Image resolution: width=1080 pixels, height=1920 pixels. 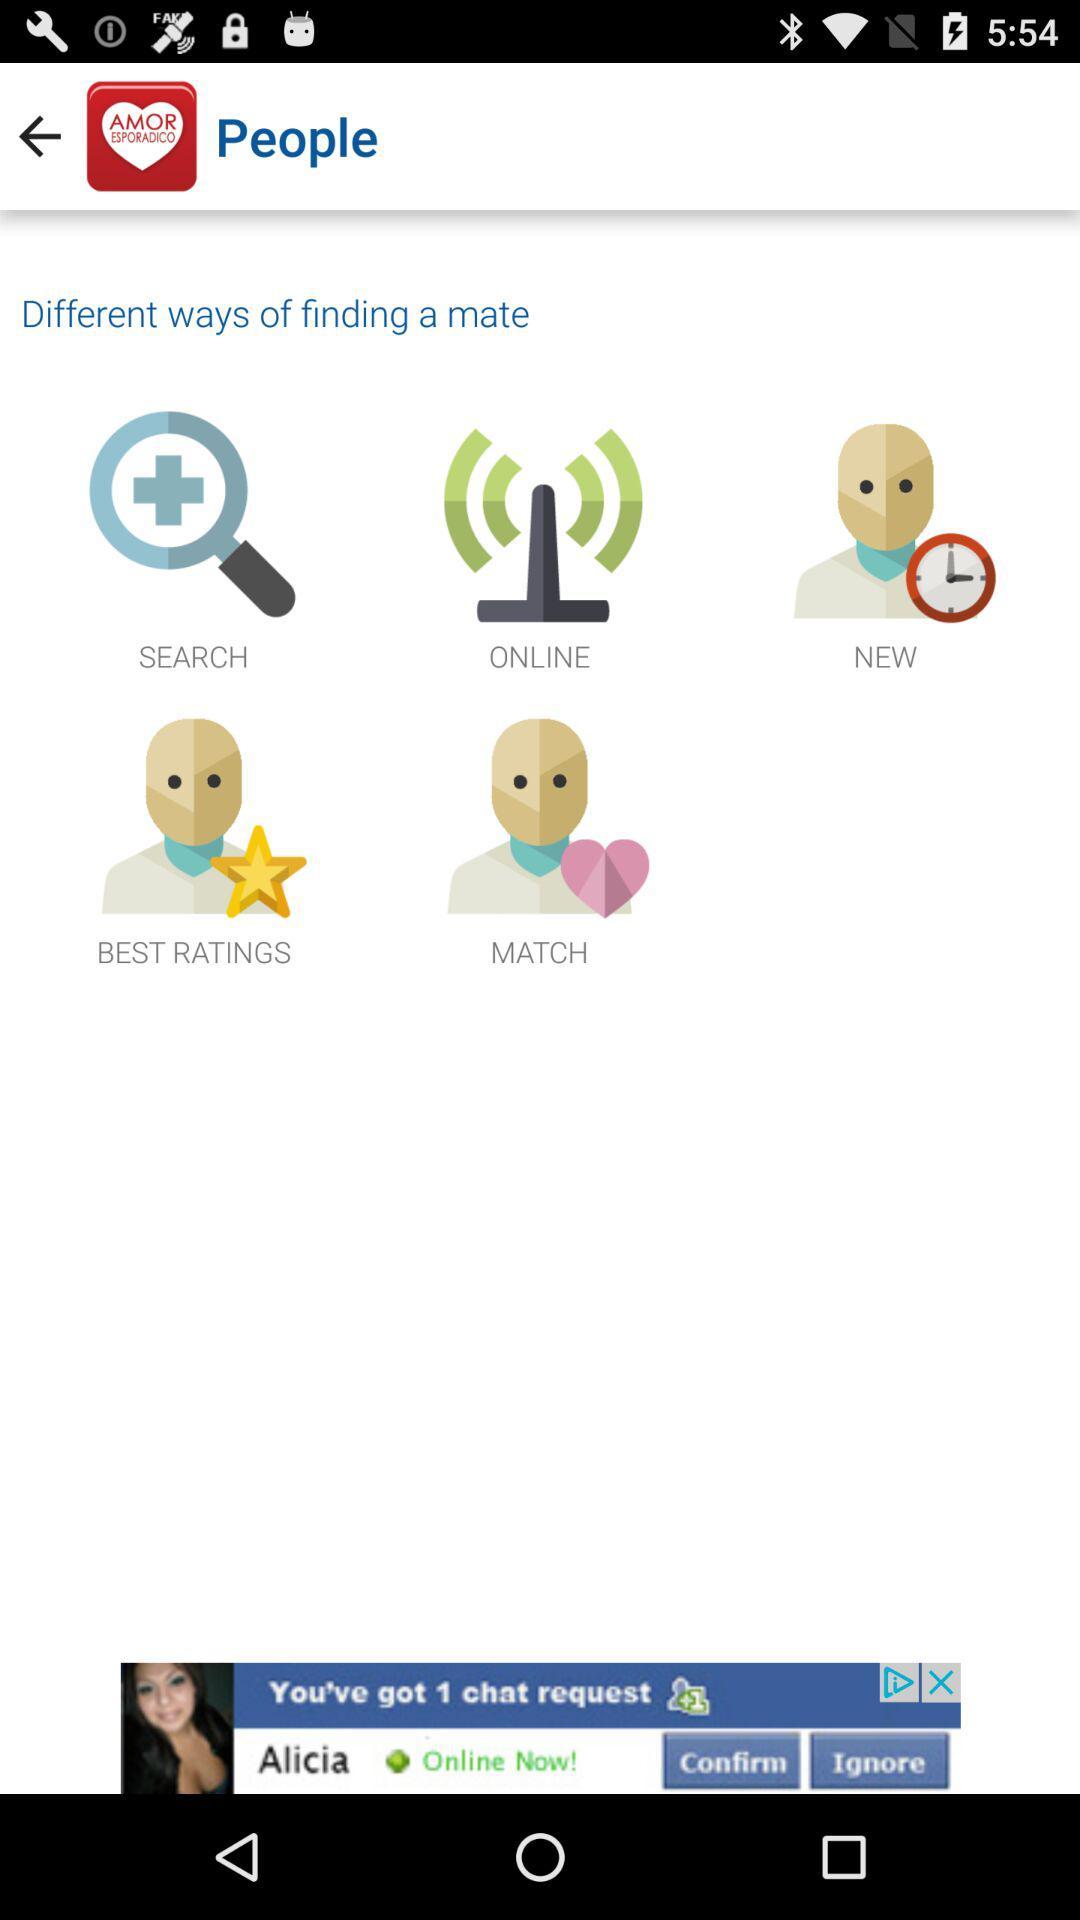 I want to click on the online icon, so click(x=540, y=542).